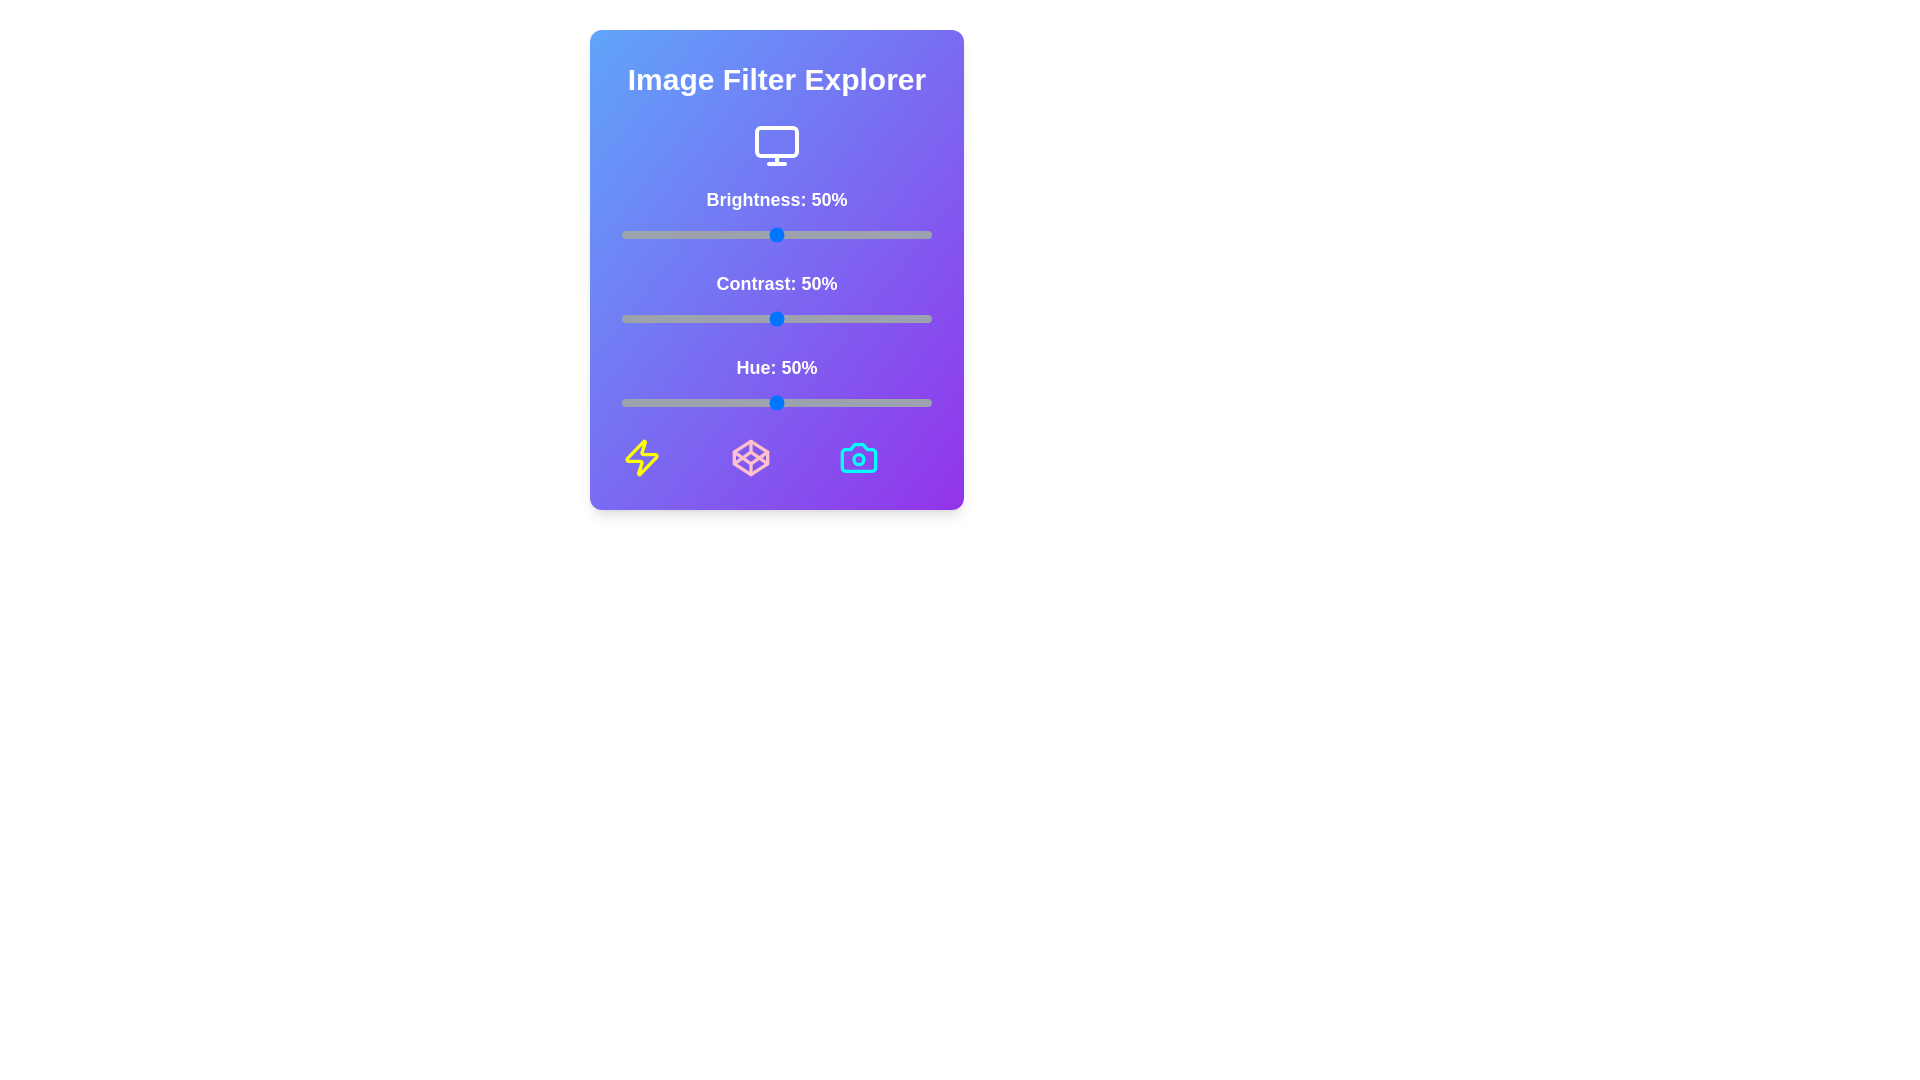  I want to click on the contrast slider to 46%, so click(763, 318).